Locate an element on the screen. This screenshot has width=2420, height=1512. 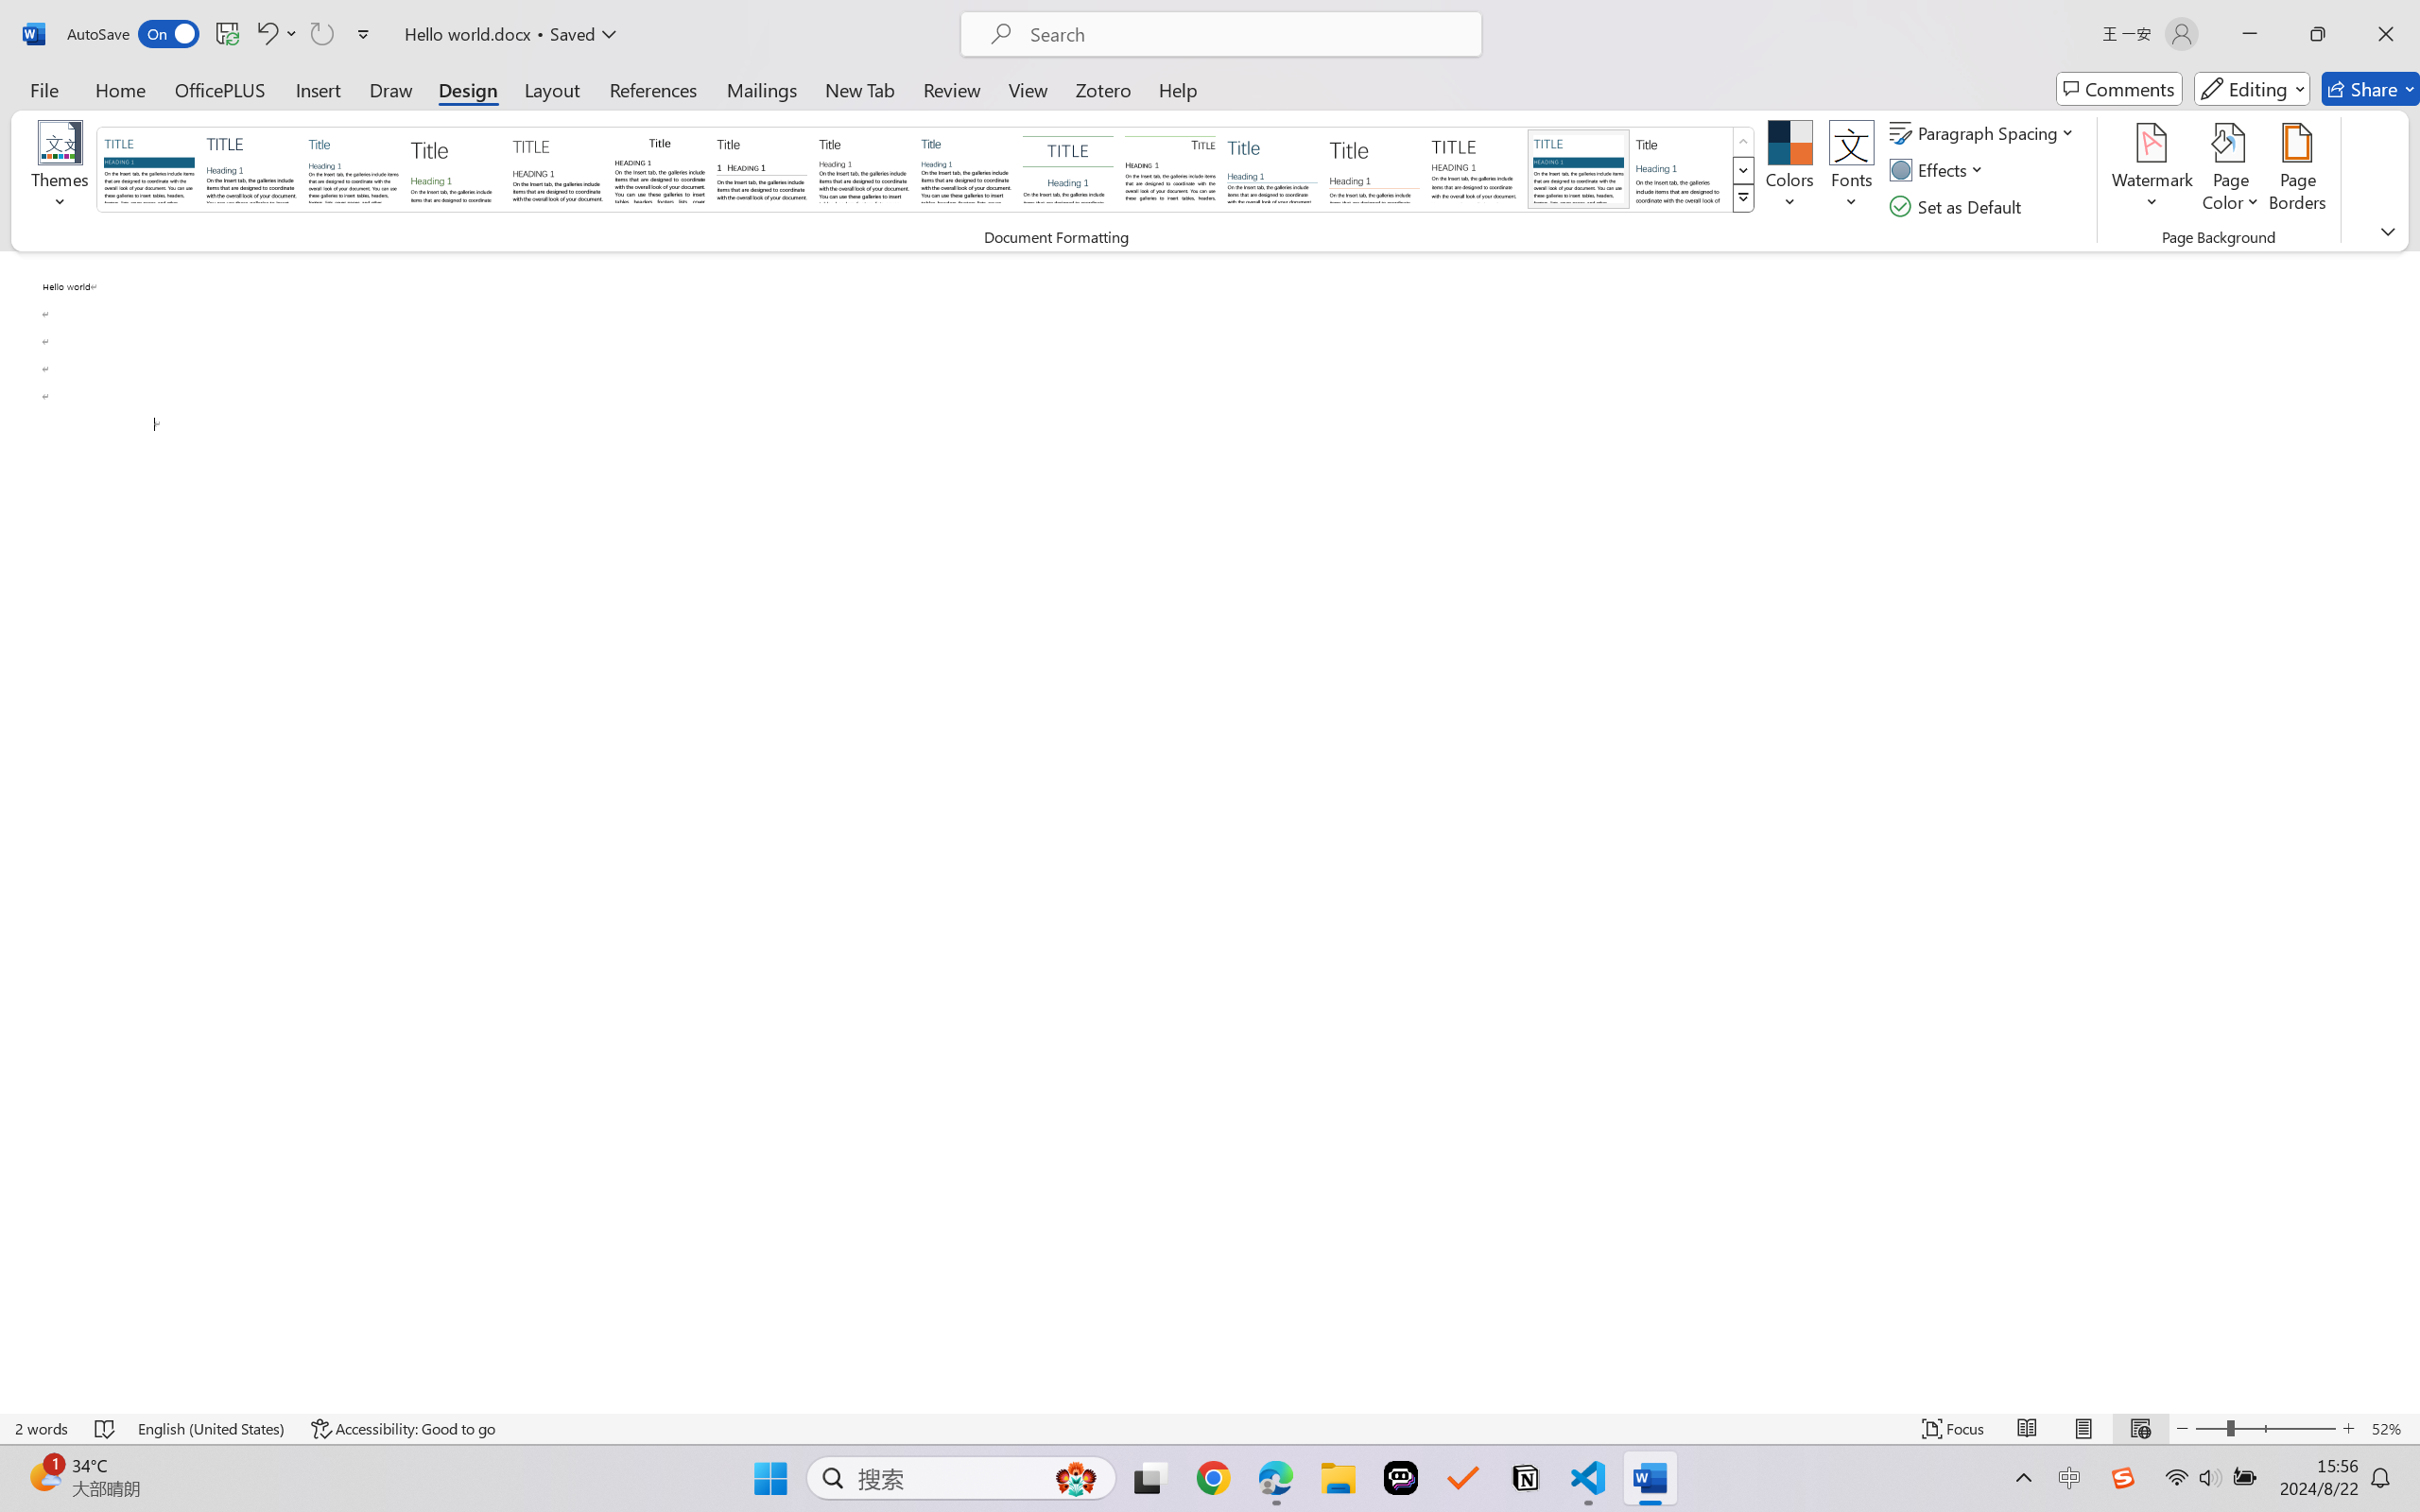
'Watermark' is located at coordinates (2152, 170).